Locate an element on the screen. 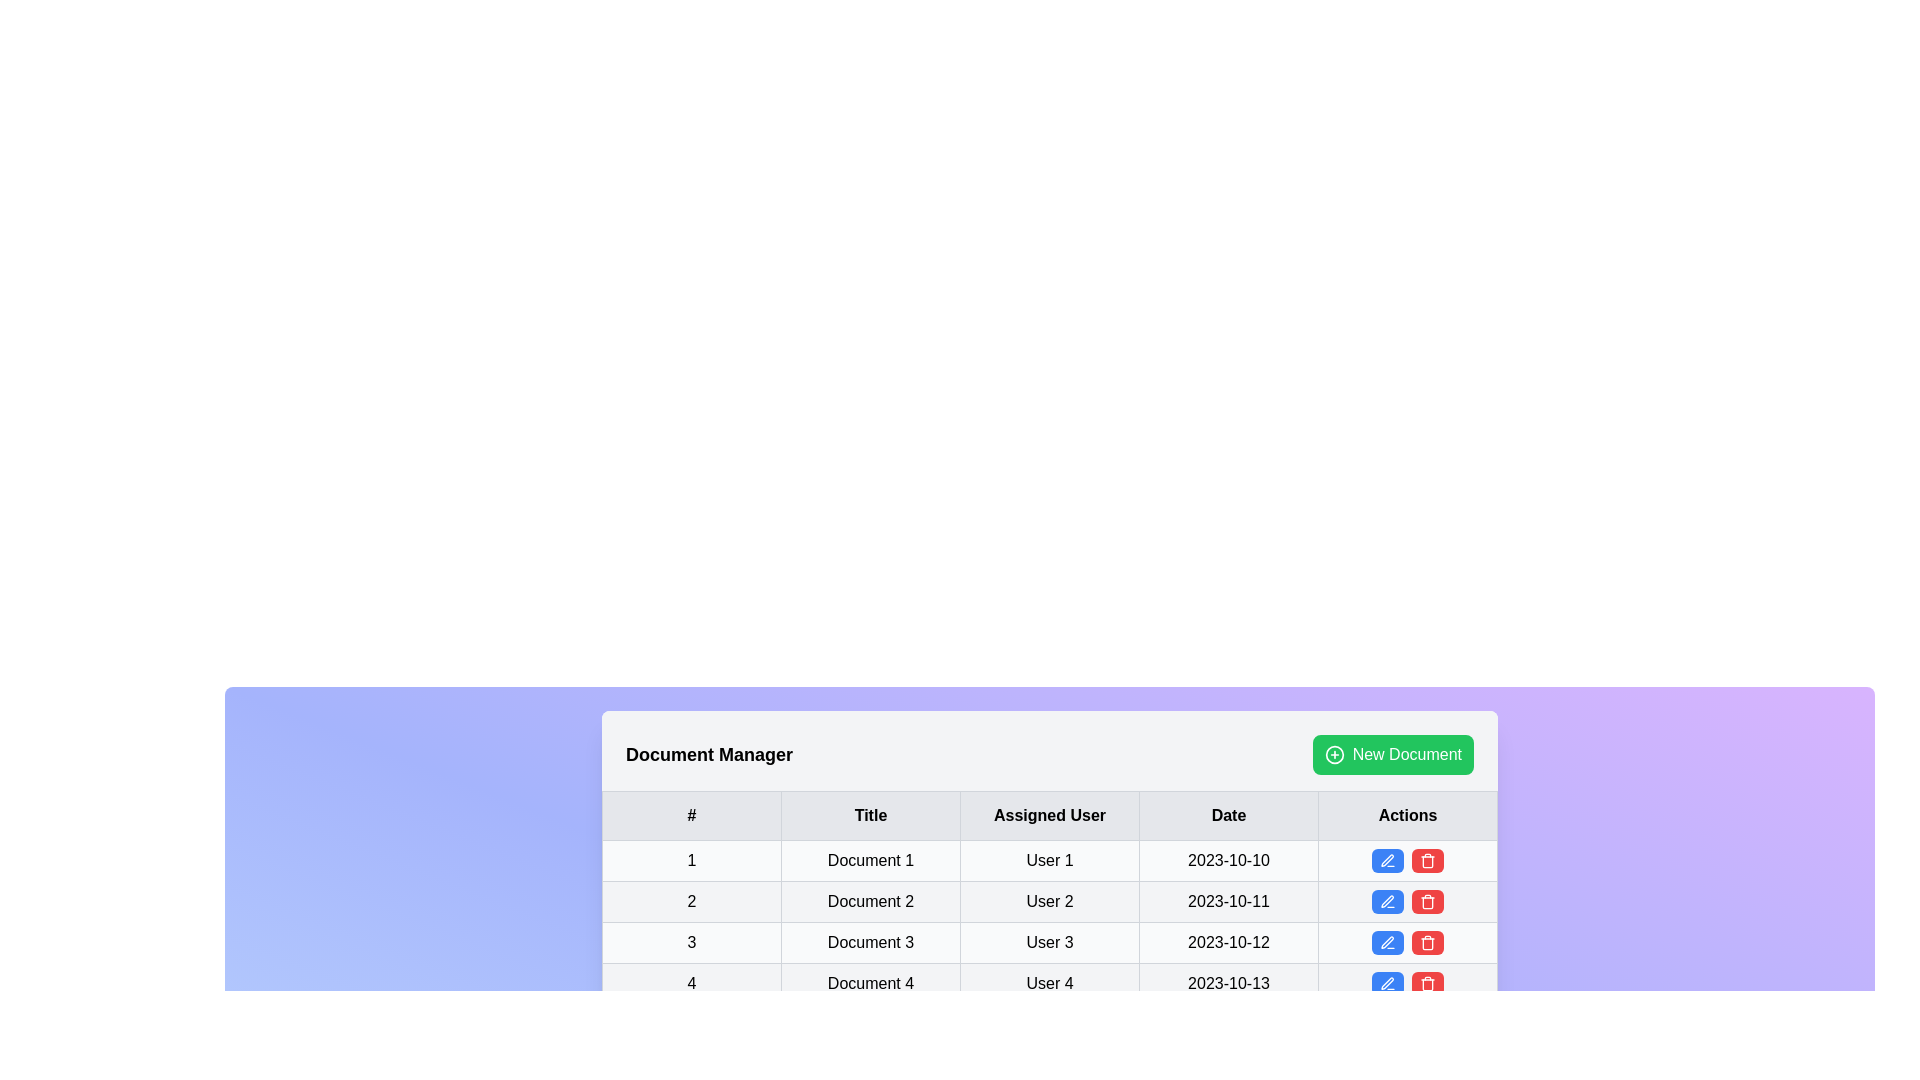 The height and width of the screenshot is (1080, 1920). to select the first table cell with a light gray background and the numeral '1' centered within it, located in the leftmost column of the first data row beneath the column header titled '#' is located at coordinates (691, 859).